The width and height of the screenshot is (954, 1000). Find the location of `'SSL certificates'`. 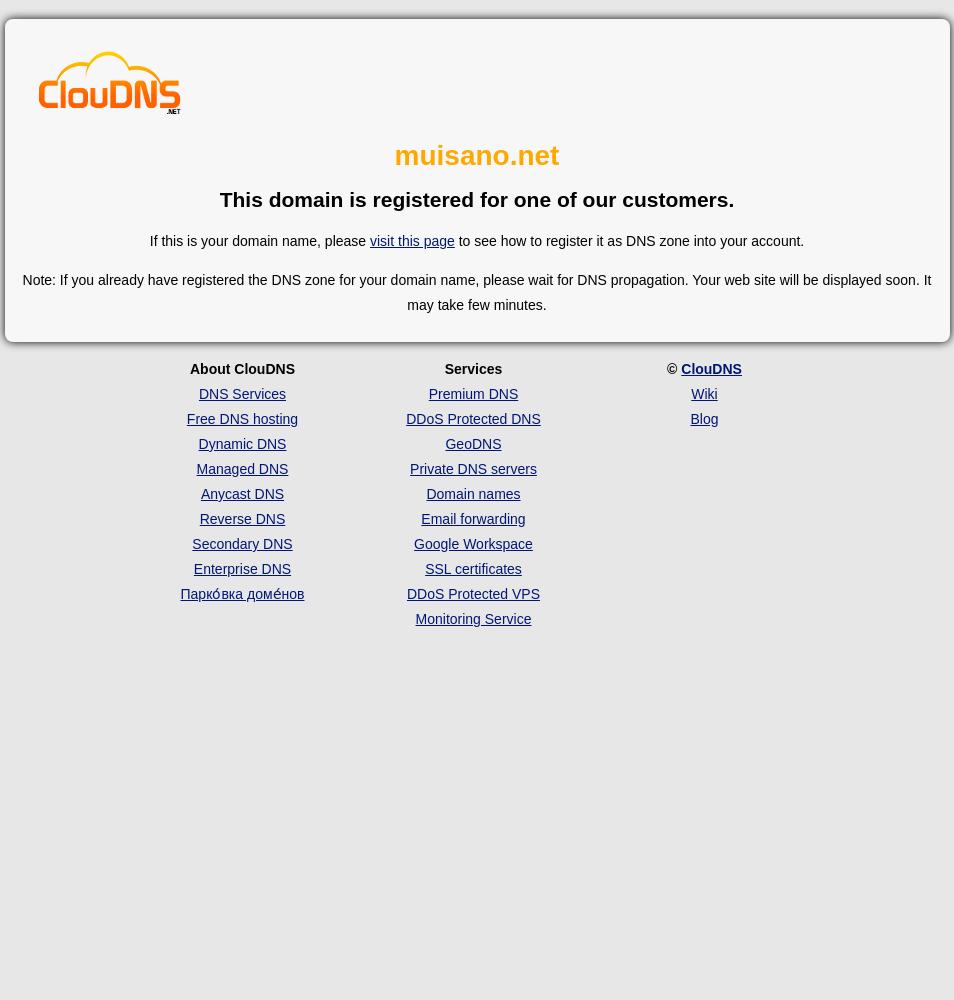

'SSL certificates' is located at coordinates (425, 567).